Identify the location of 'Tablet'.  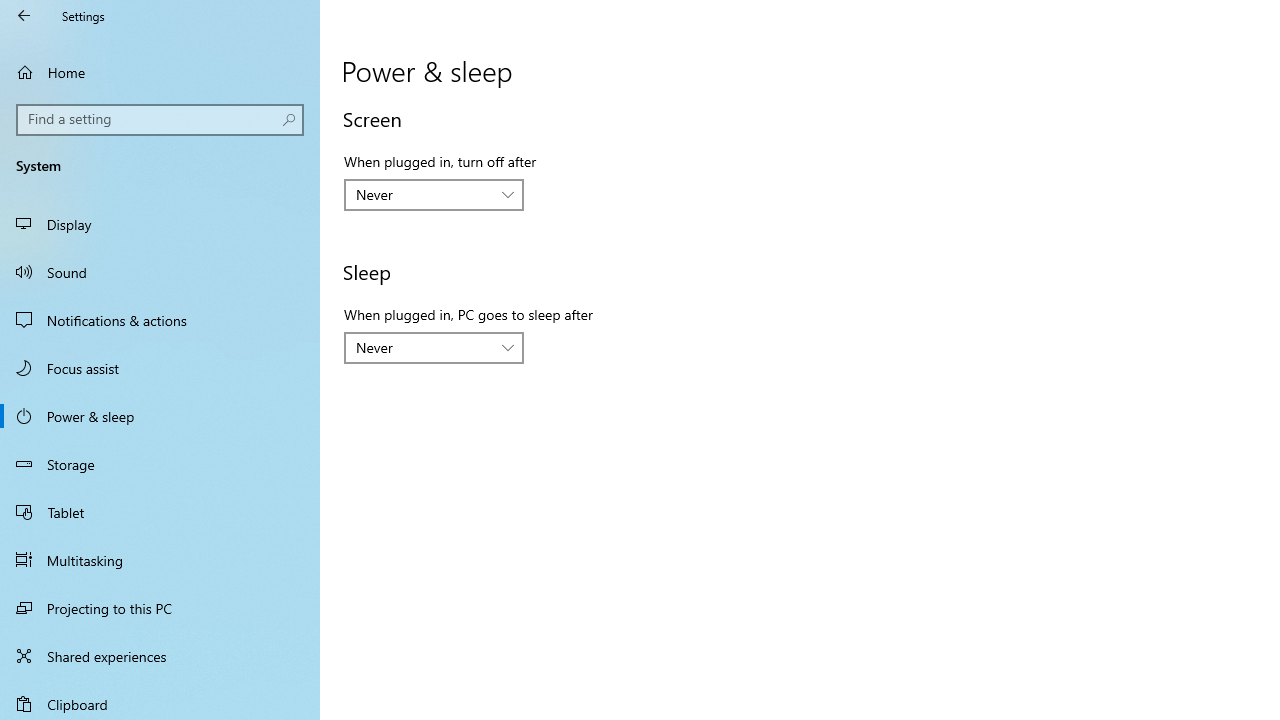
(160, 510).